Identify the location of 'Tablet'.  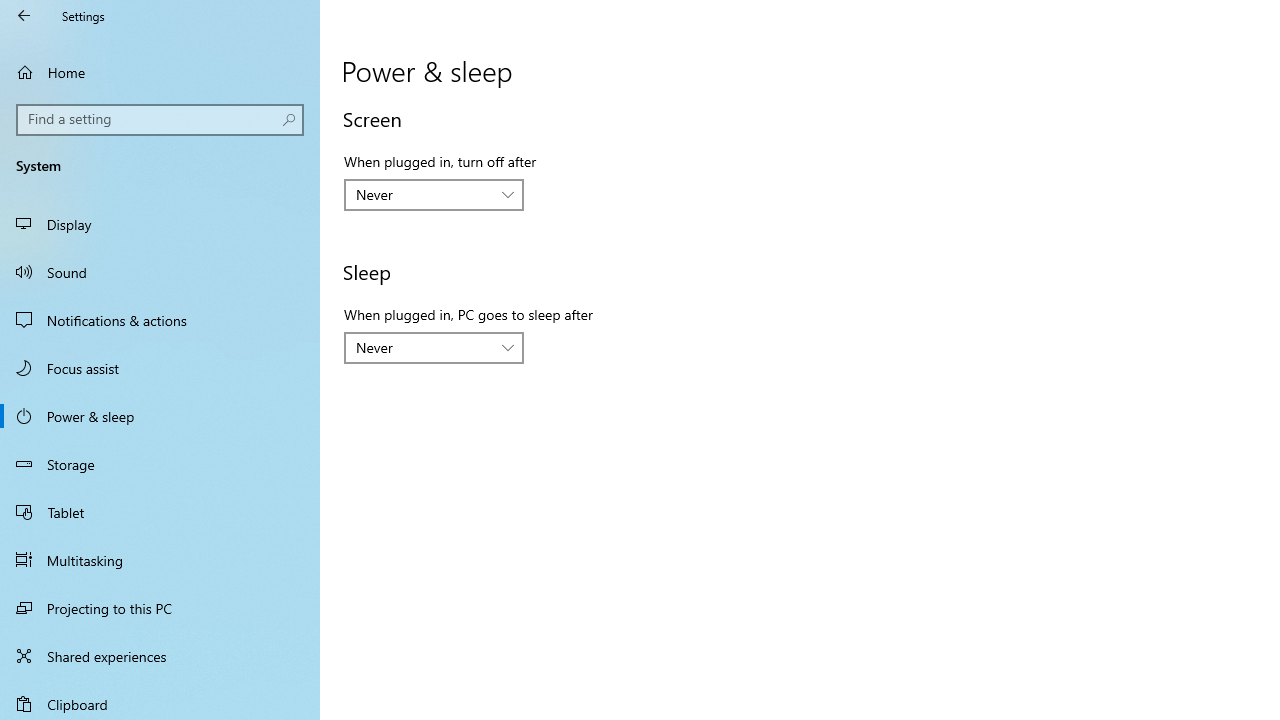
(160, 510).